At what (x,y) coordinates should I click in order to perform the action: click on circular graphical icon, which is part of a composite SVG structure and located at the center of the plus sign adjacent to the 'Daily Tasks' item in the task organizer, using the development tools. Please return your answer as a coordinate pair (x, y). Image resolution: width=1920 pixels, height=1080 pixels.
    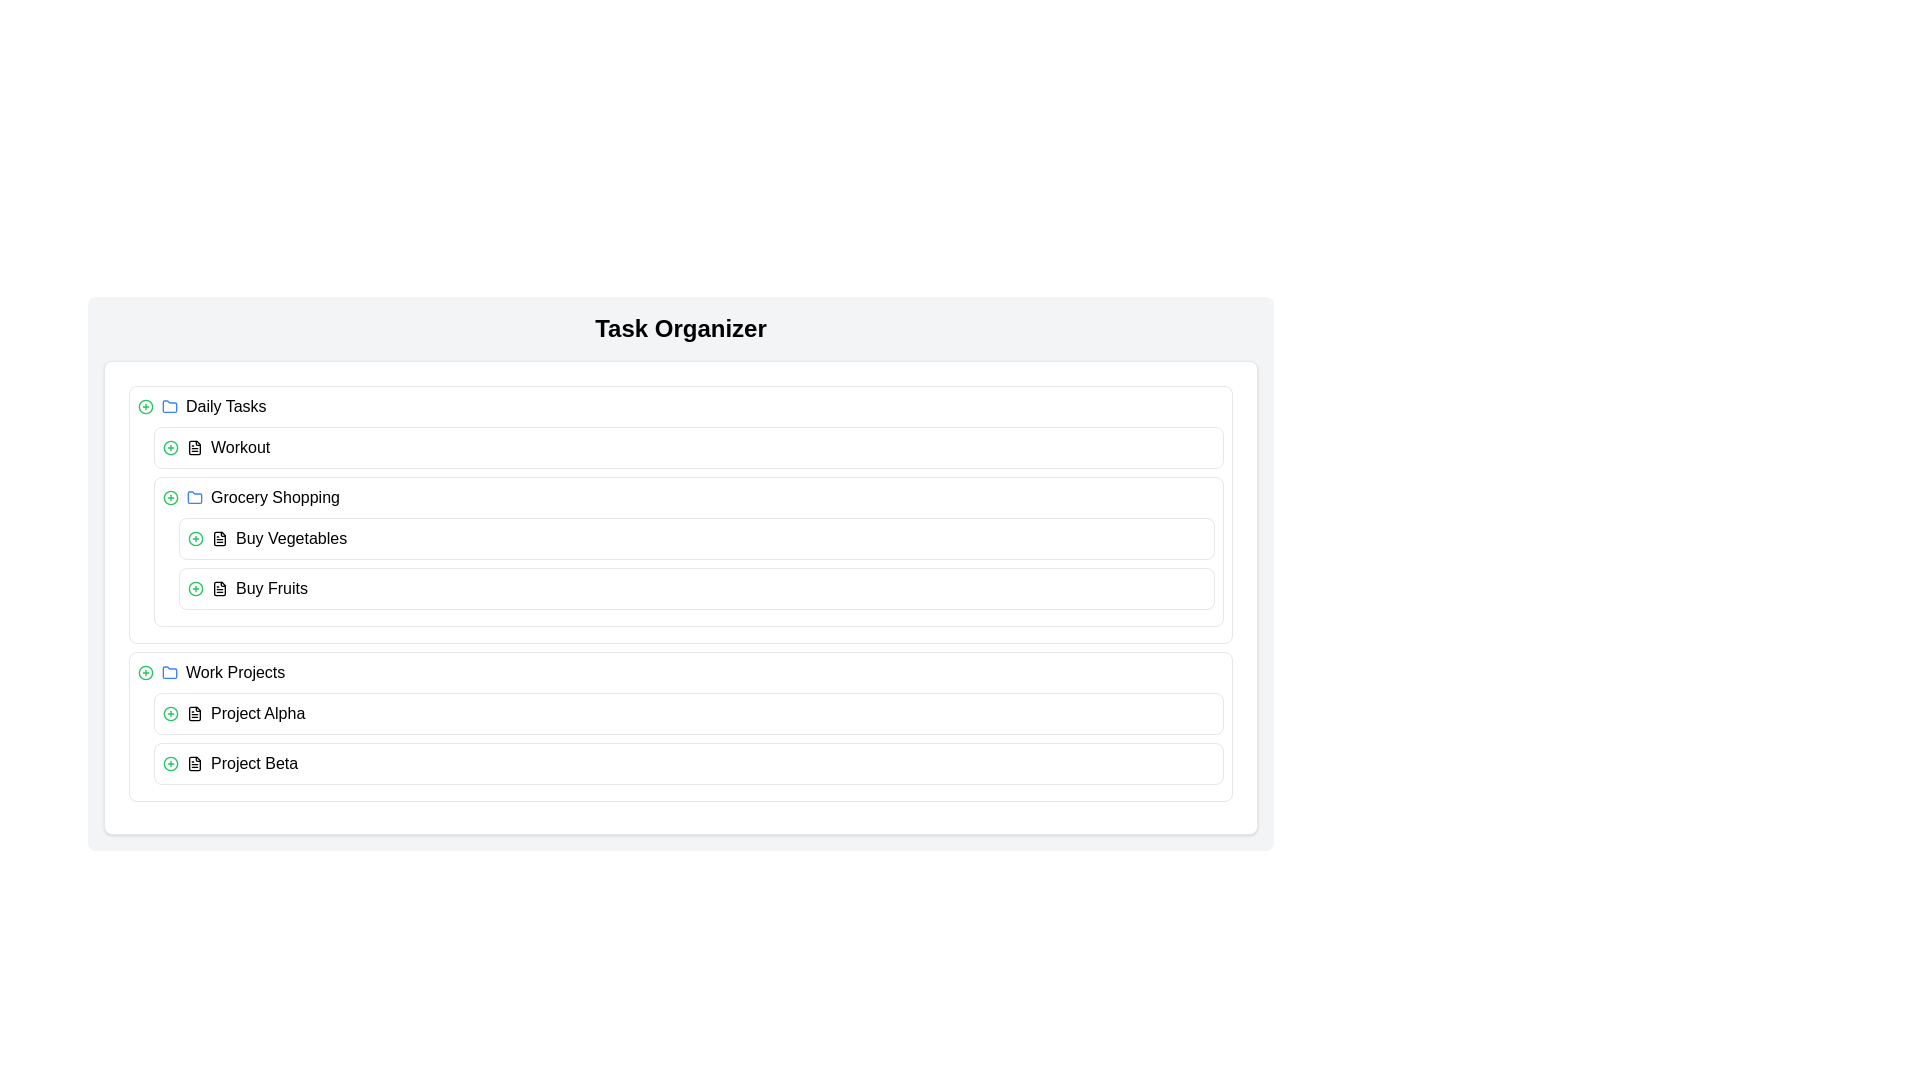
    Looking at the image, I should click on (171, 446).